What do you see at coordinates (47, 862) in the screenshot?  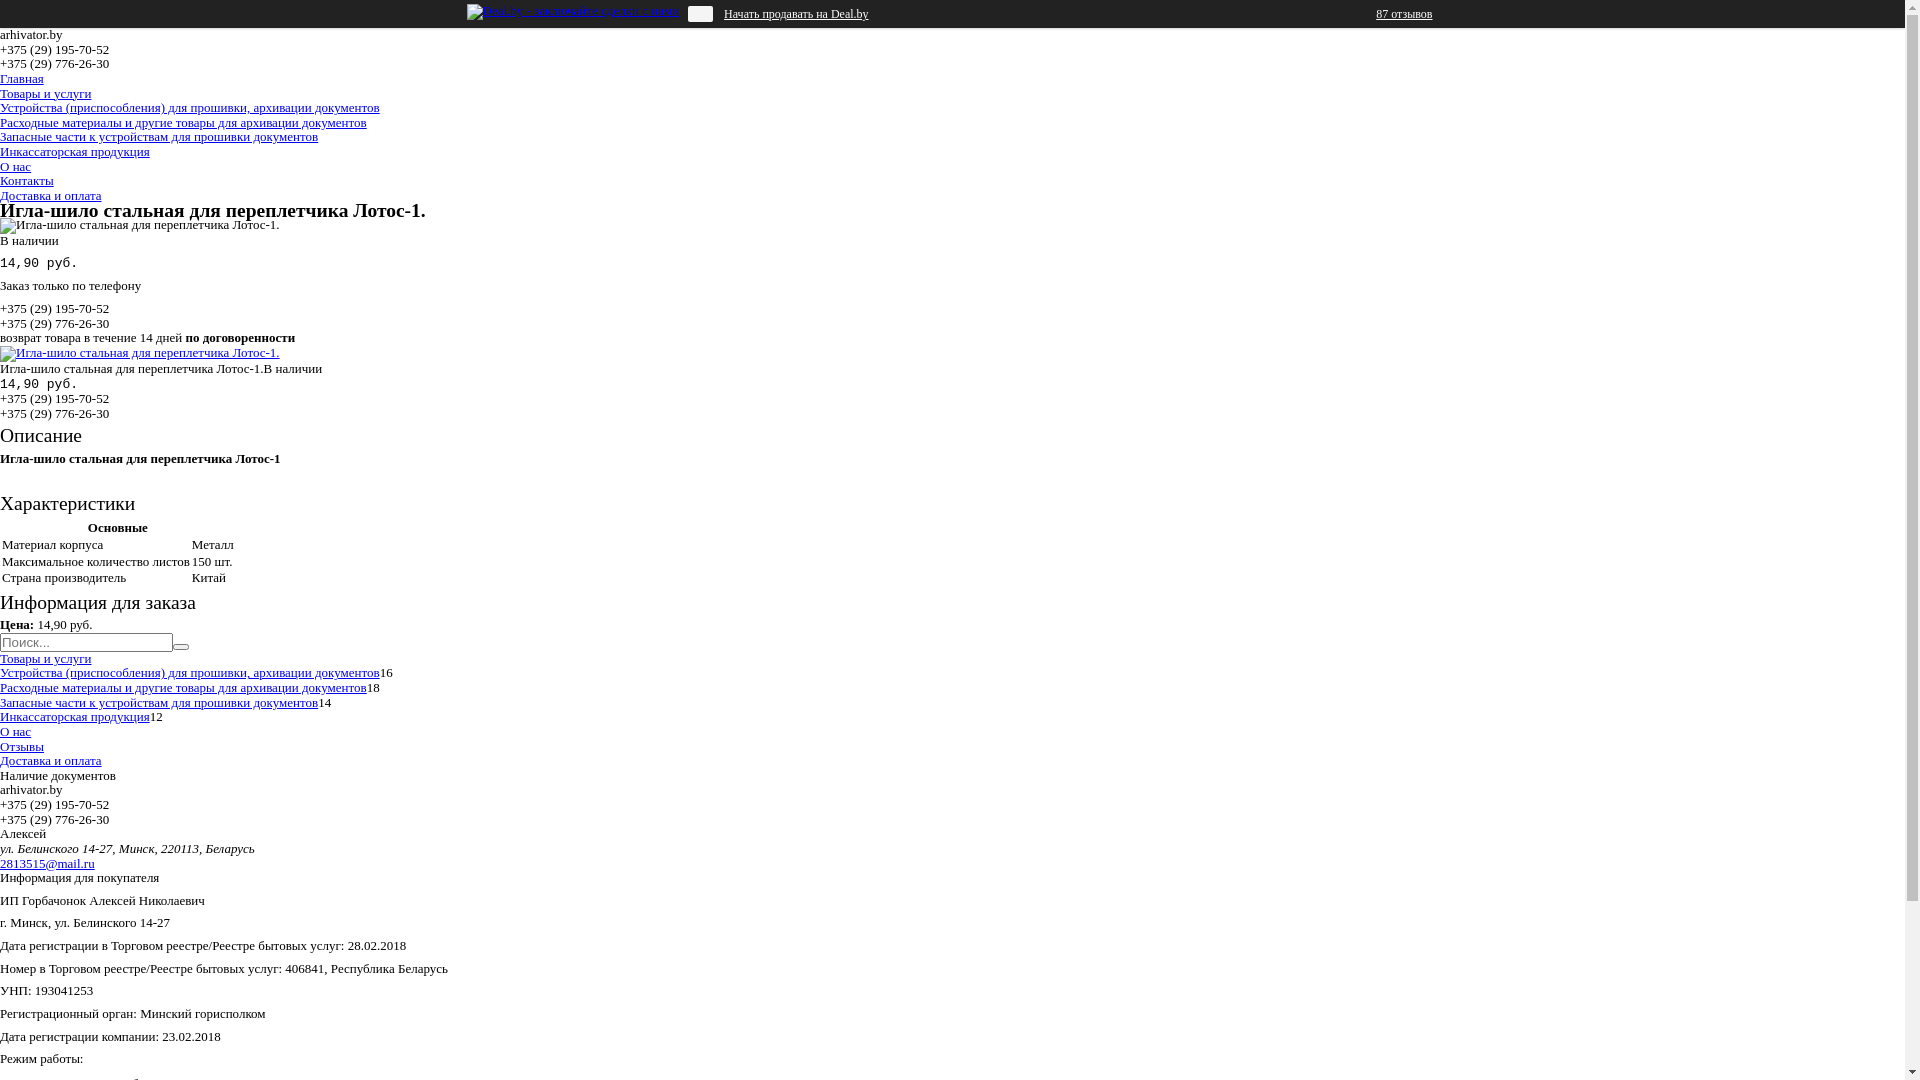 I see `'2813515@mail.ru'` at bounding box center [47, 862].